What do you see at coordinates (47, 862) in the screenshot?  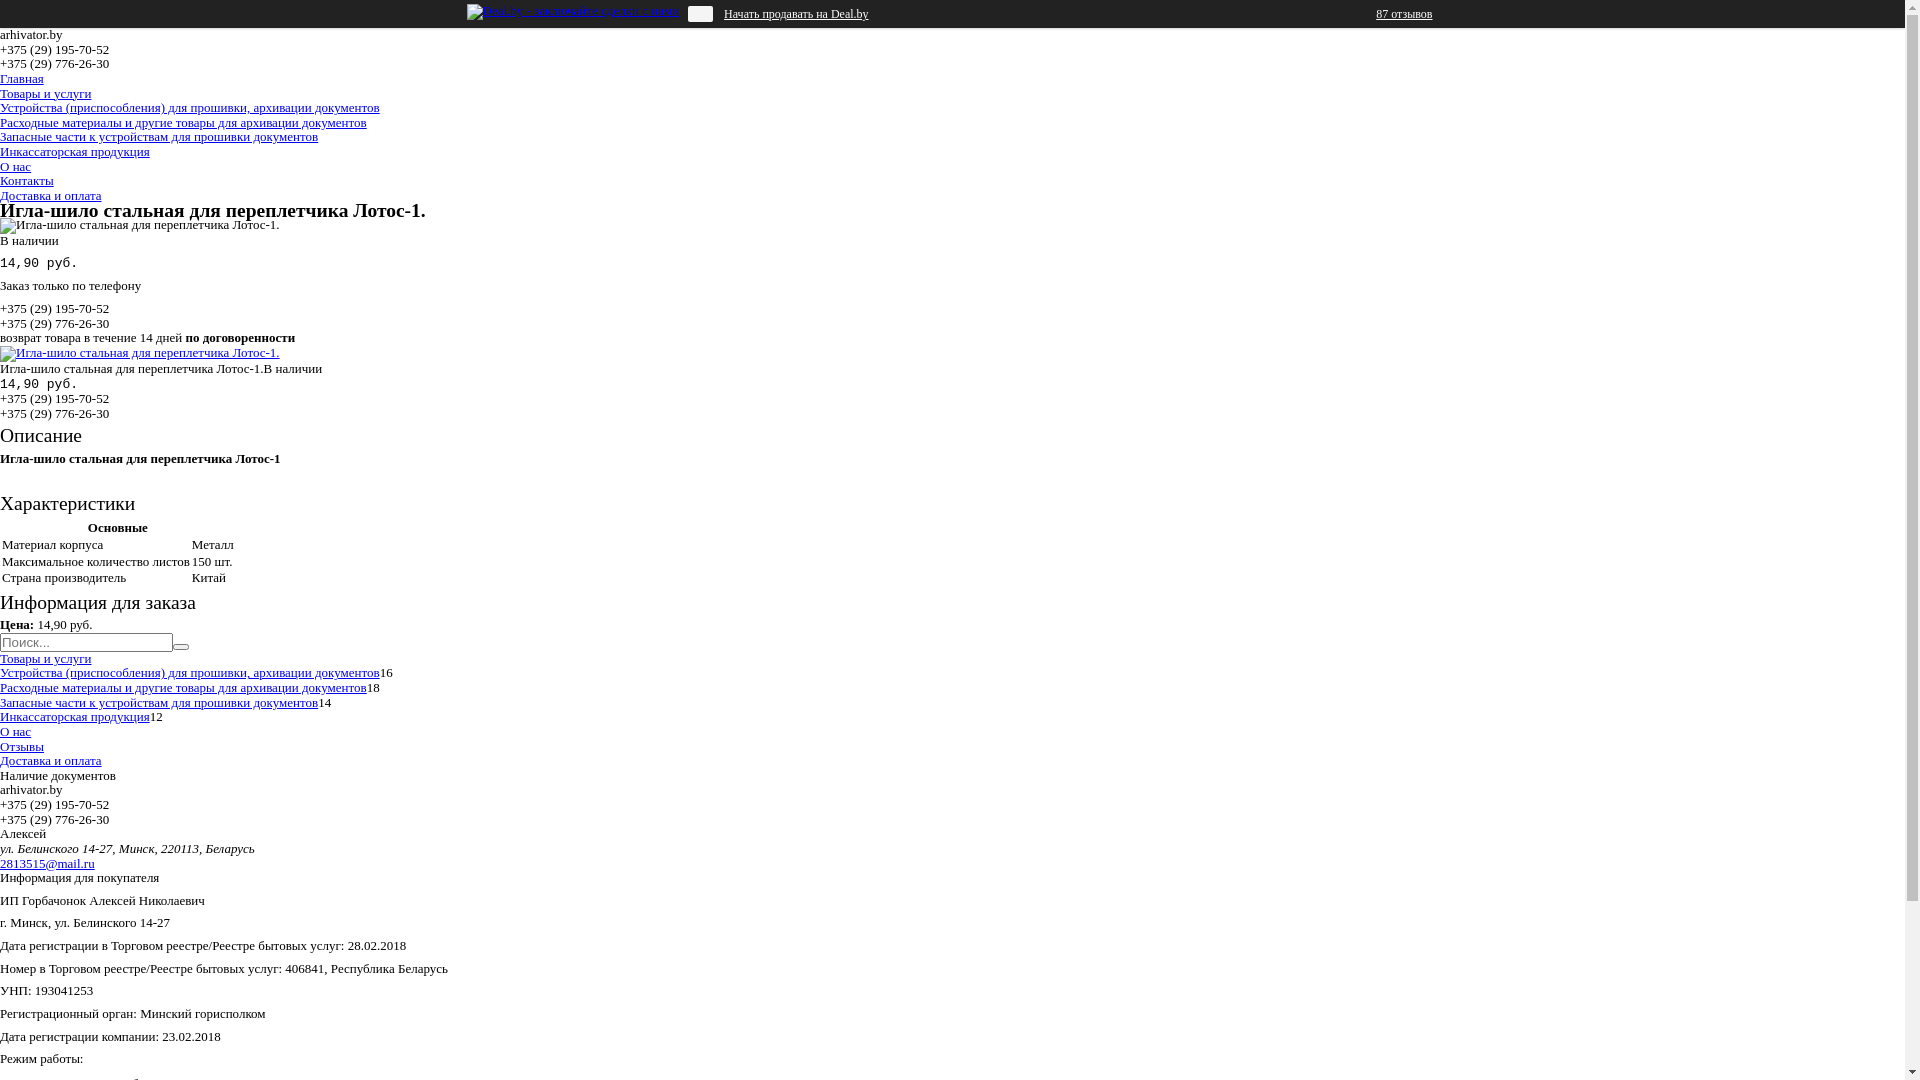 I see `'2813515@mail.ru'` at bounding box center [47, 862].